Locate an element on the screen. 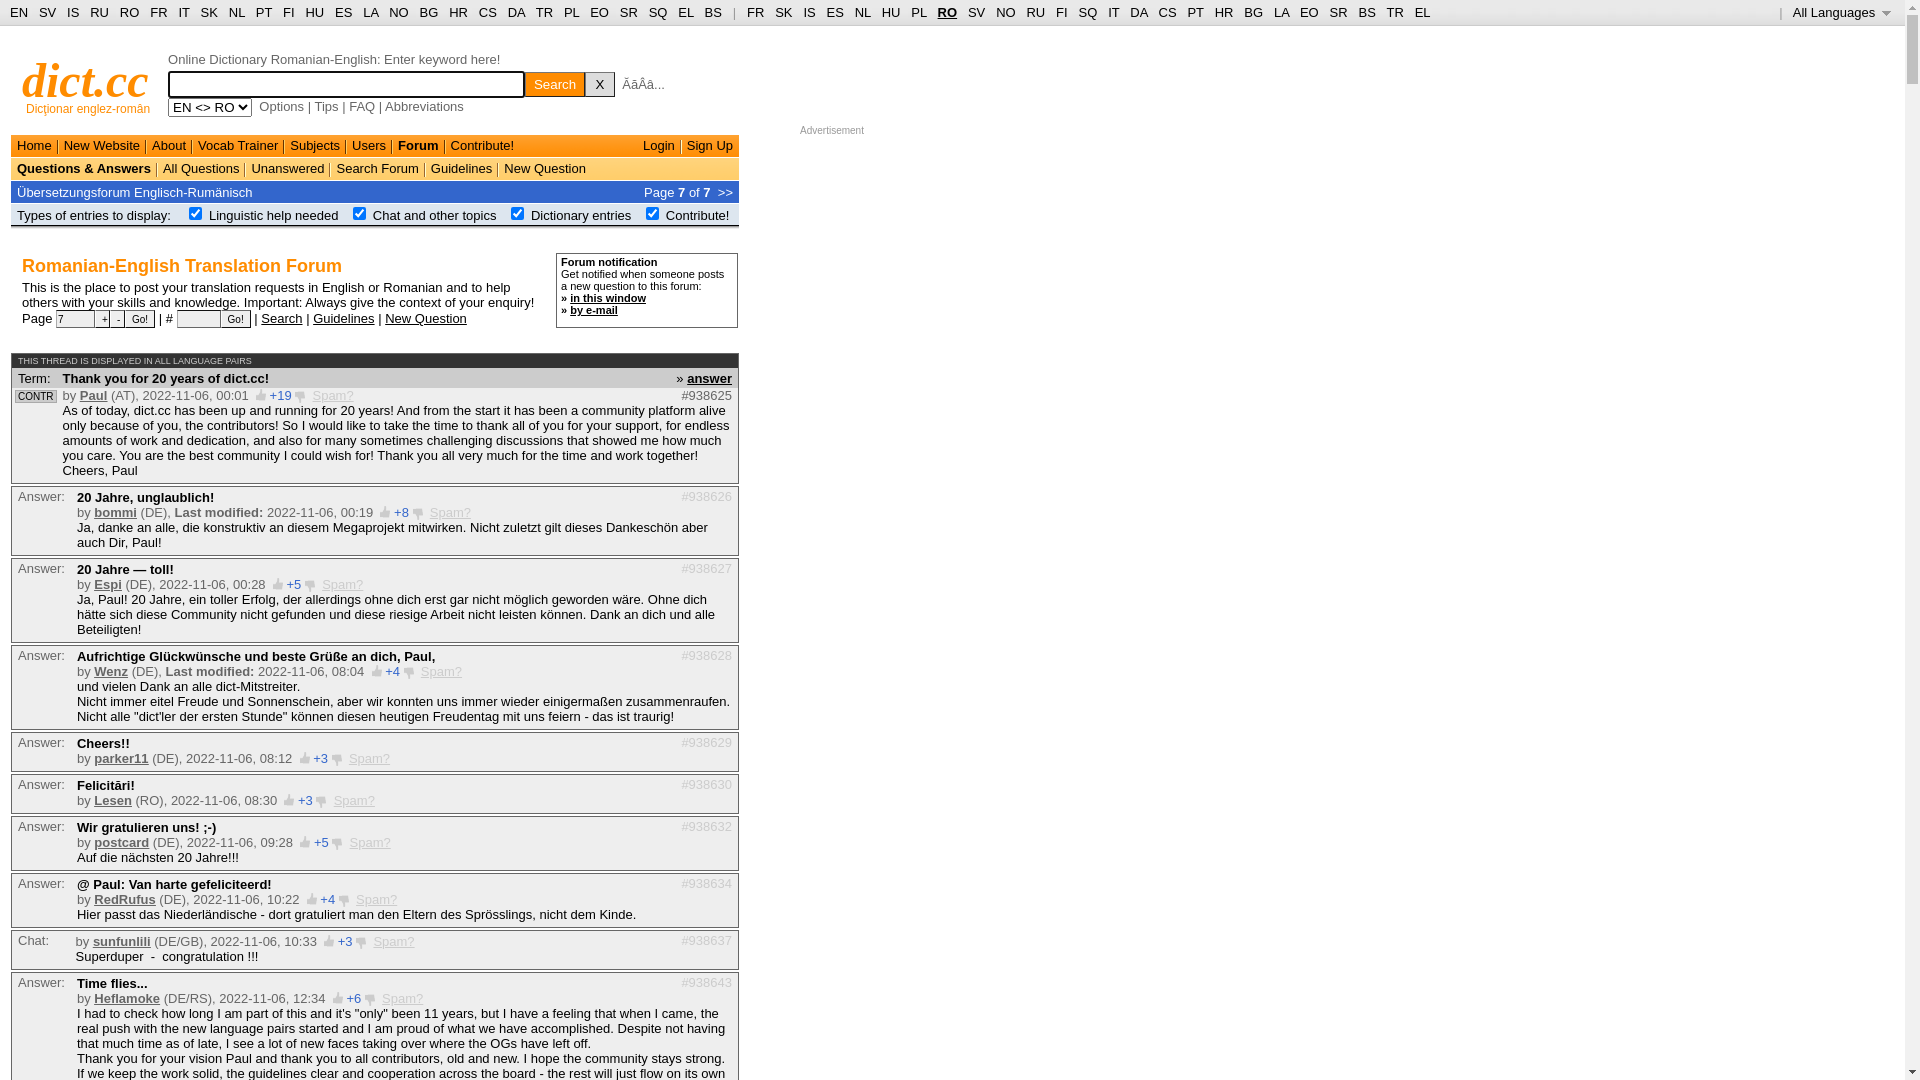 The height and width of the screenshot is (1080, 1920). 'EO' is located at coordinates (598, 12).